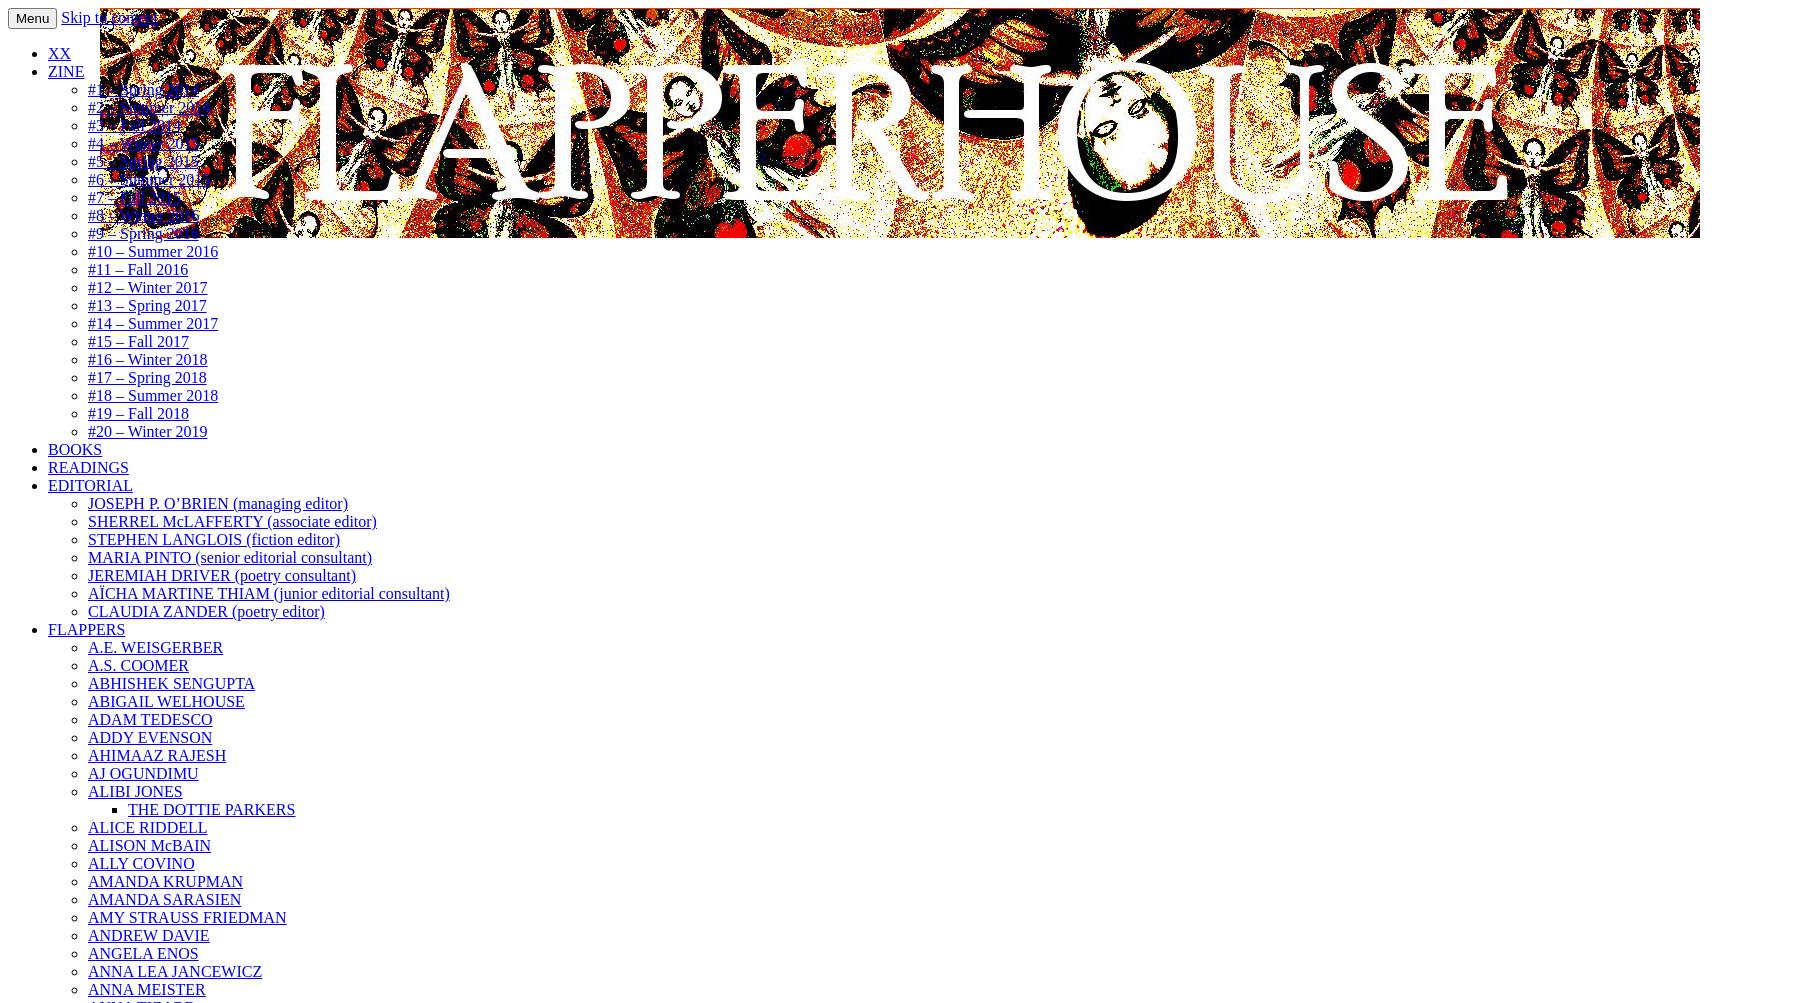  Describe the element at coordinates (149, 718) in the screenshot. I see `'ADAM TEDESCO'` at that location.